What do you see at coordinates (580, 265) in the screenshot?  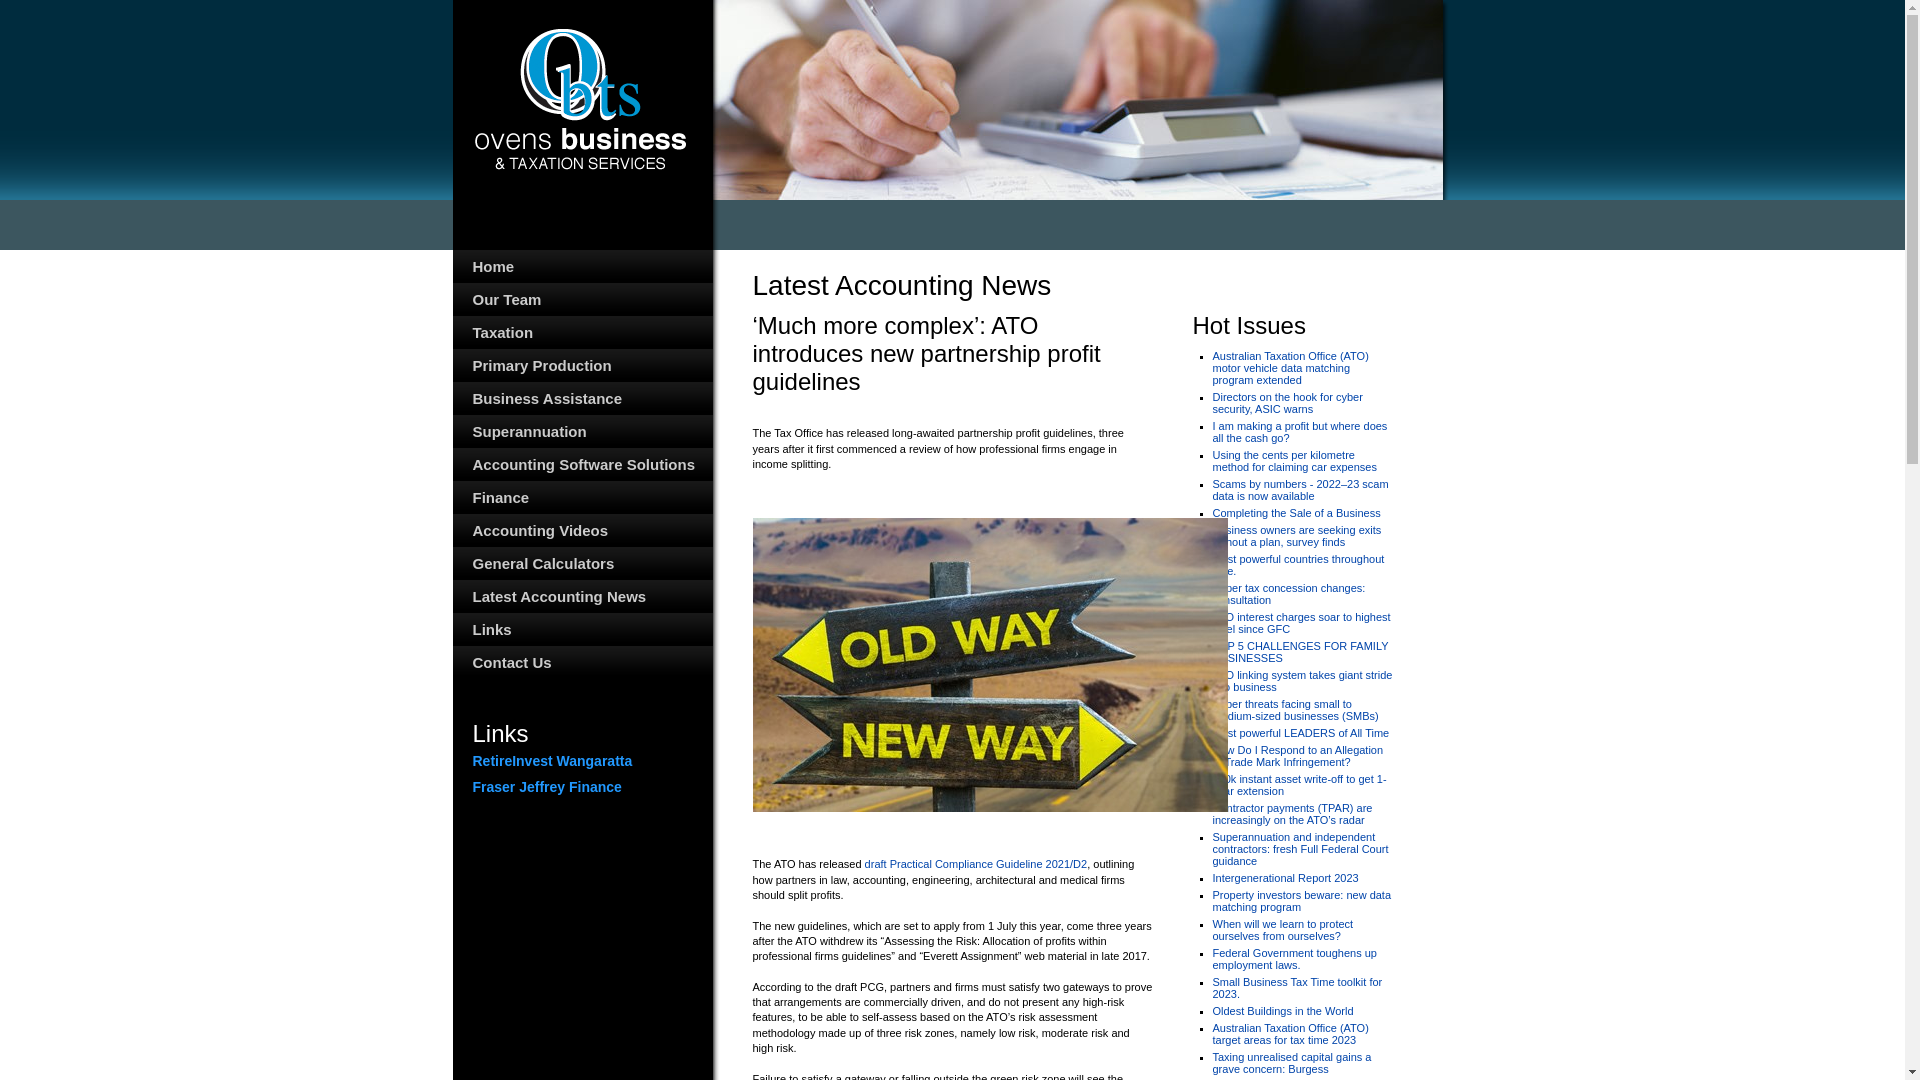 I see `'Home'` at bounding box center [580, 265].